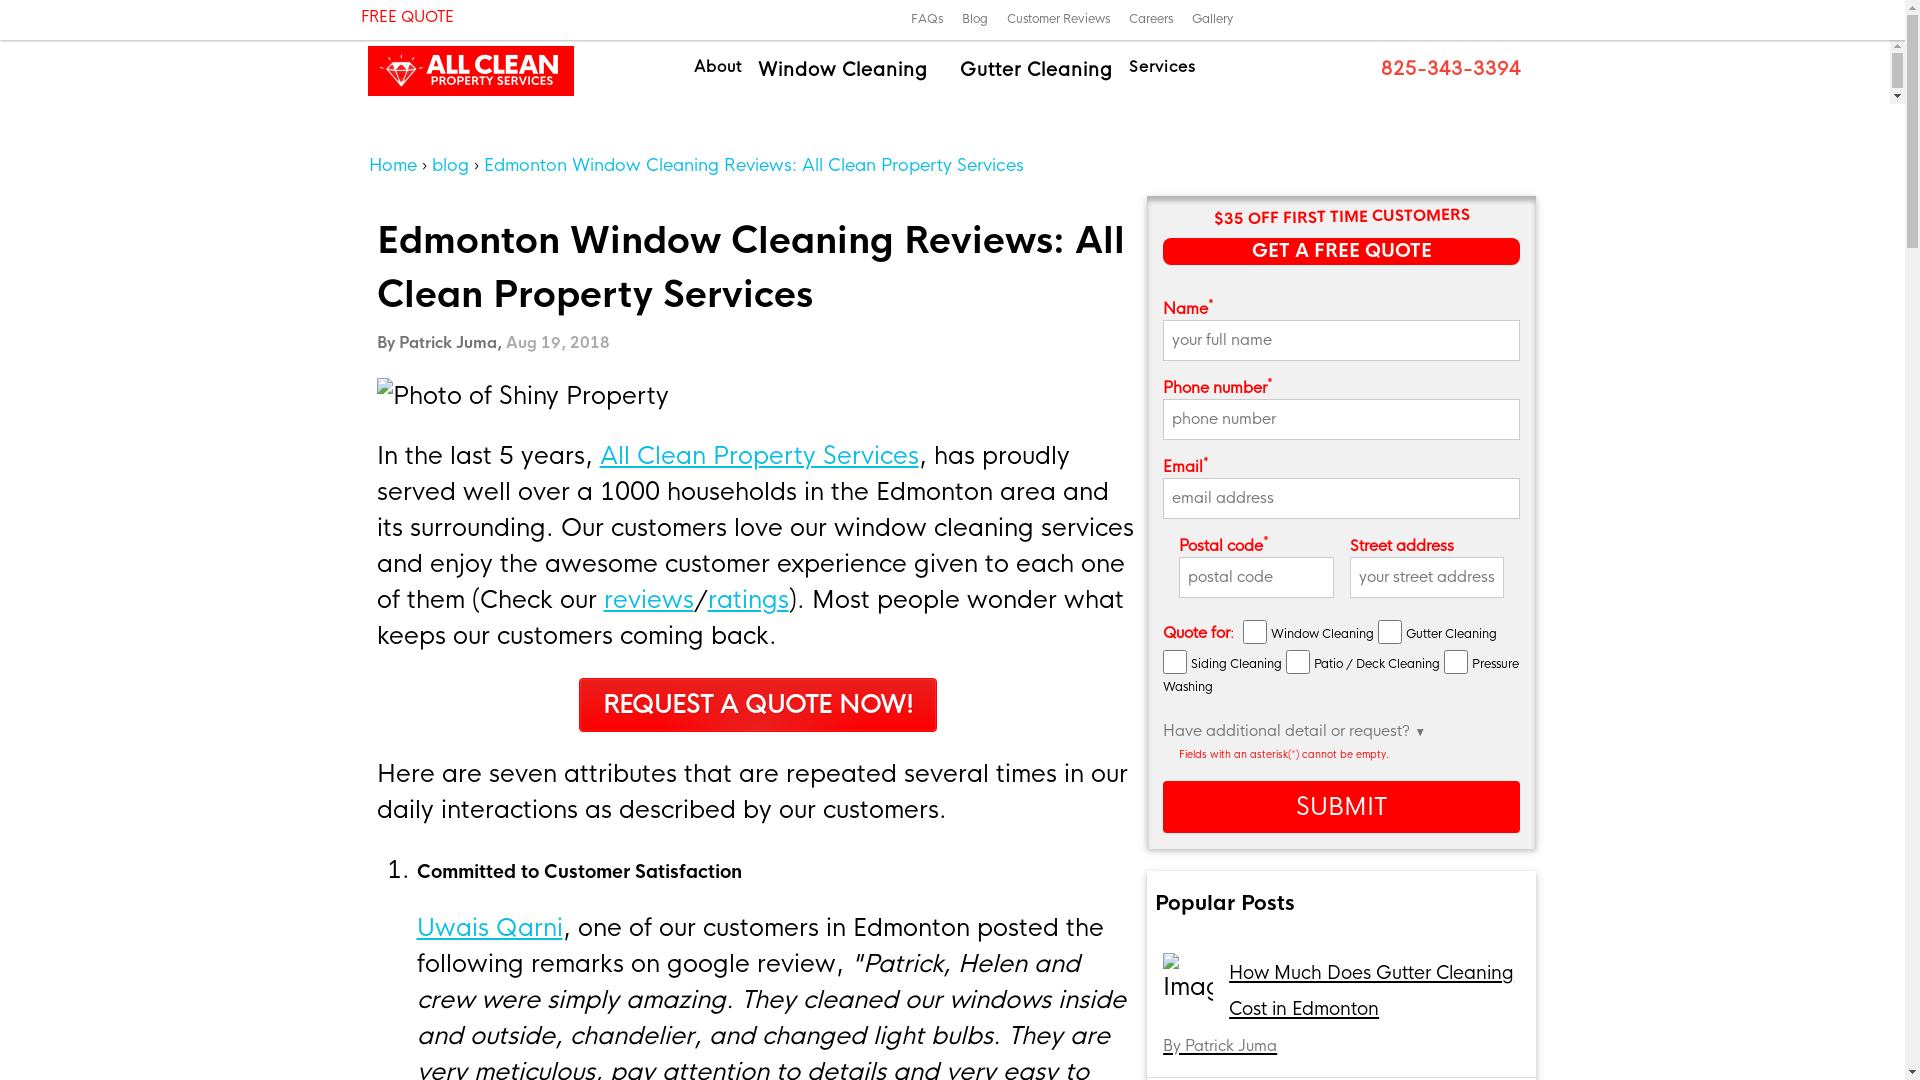  What do you see at coordinates (648, 599) in the screenshot?
I see `'reviews'` at bounding box center [648, 599].